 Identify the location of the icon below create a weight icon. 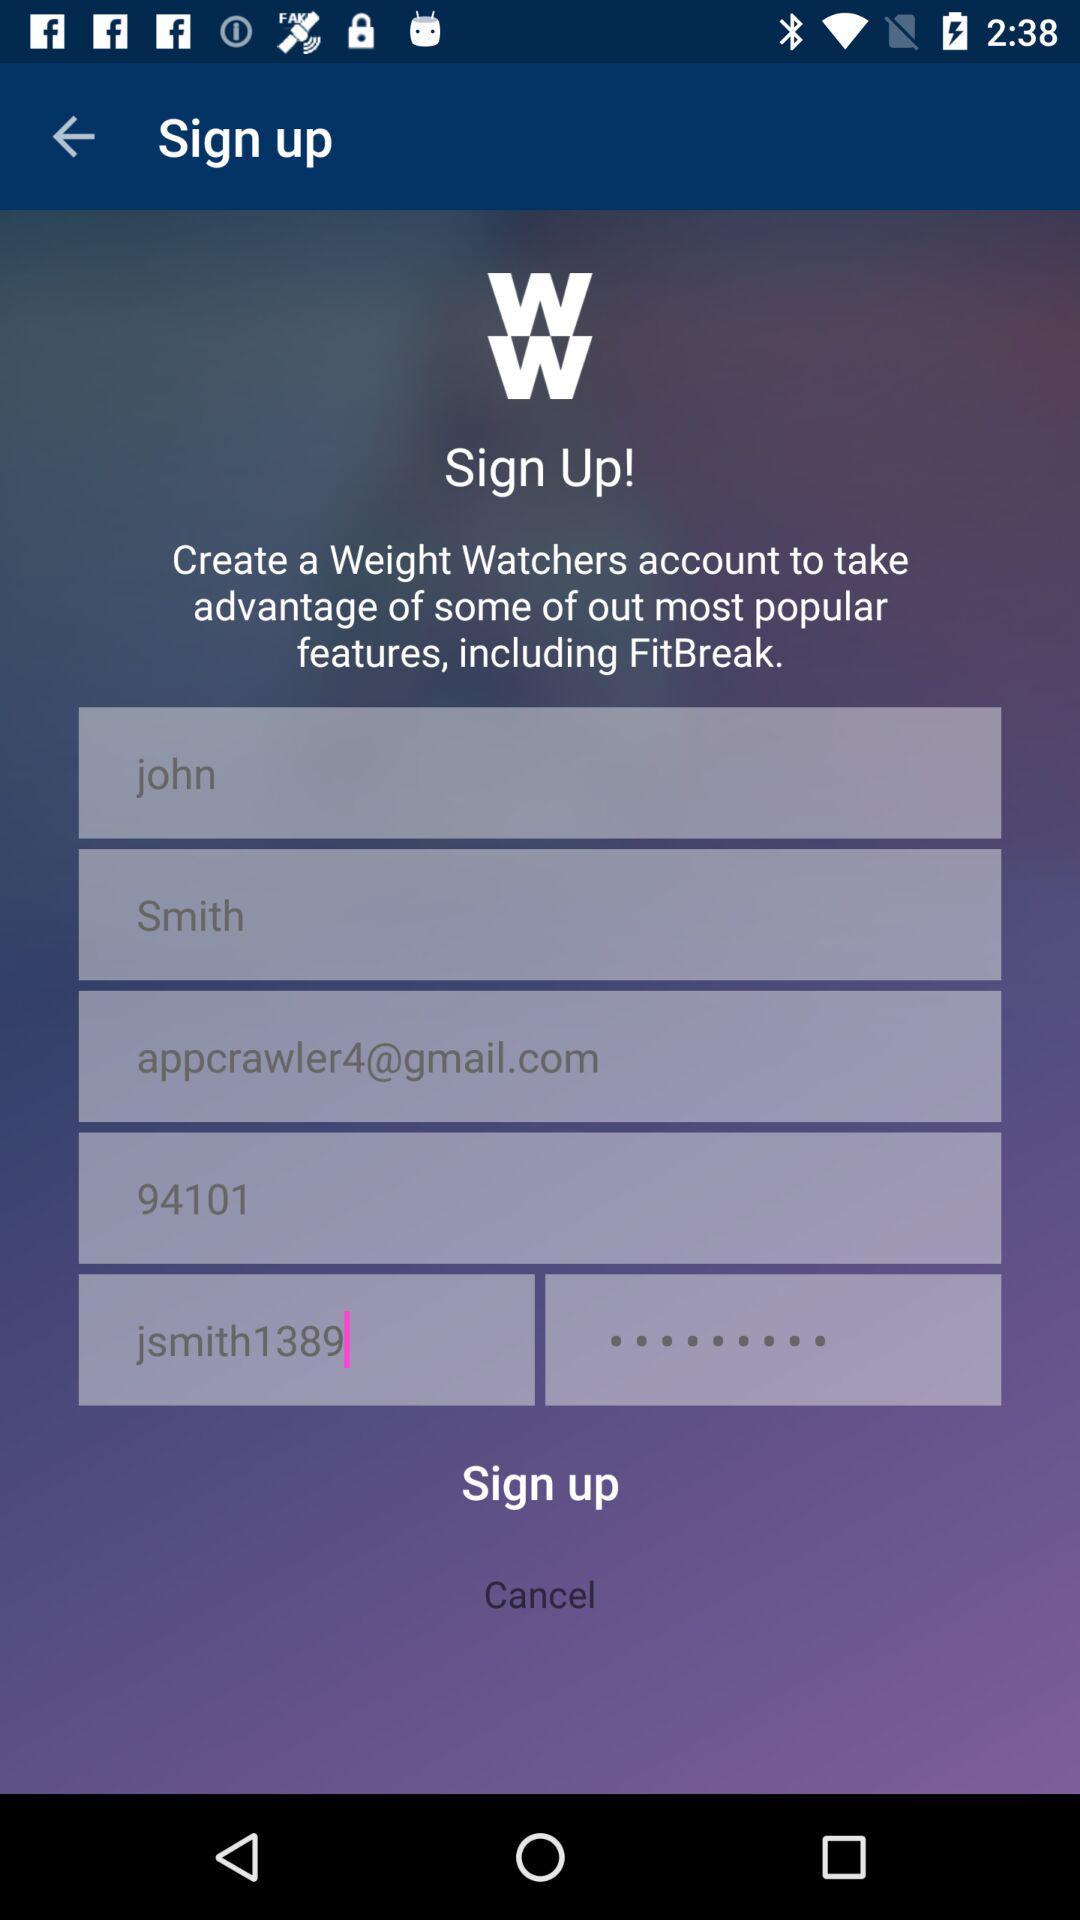
(540, 771).